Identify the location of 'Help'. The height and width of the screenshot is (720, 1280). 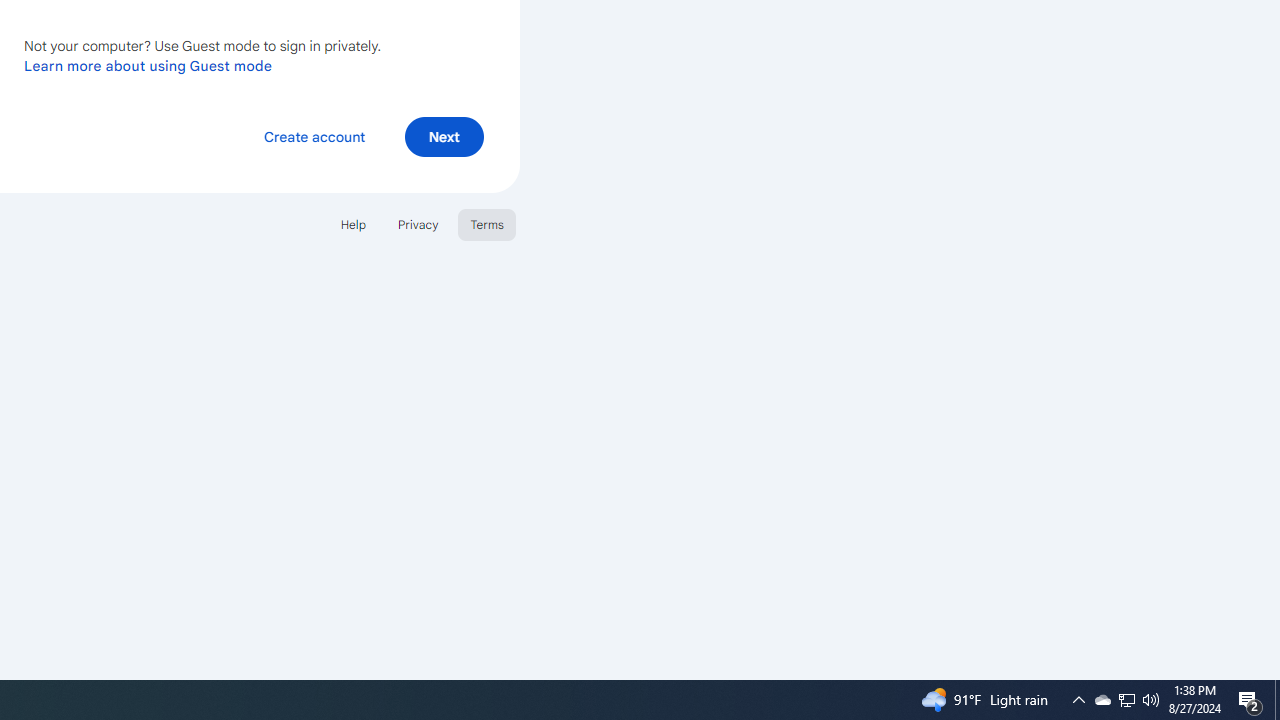
(352, 224).